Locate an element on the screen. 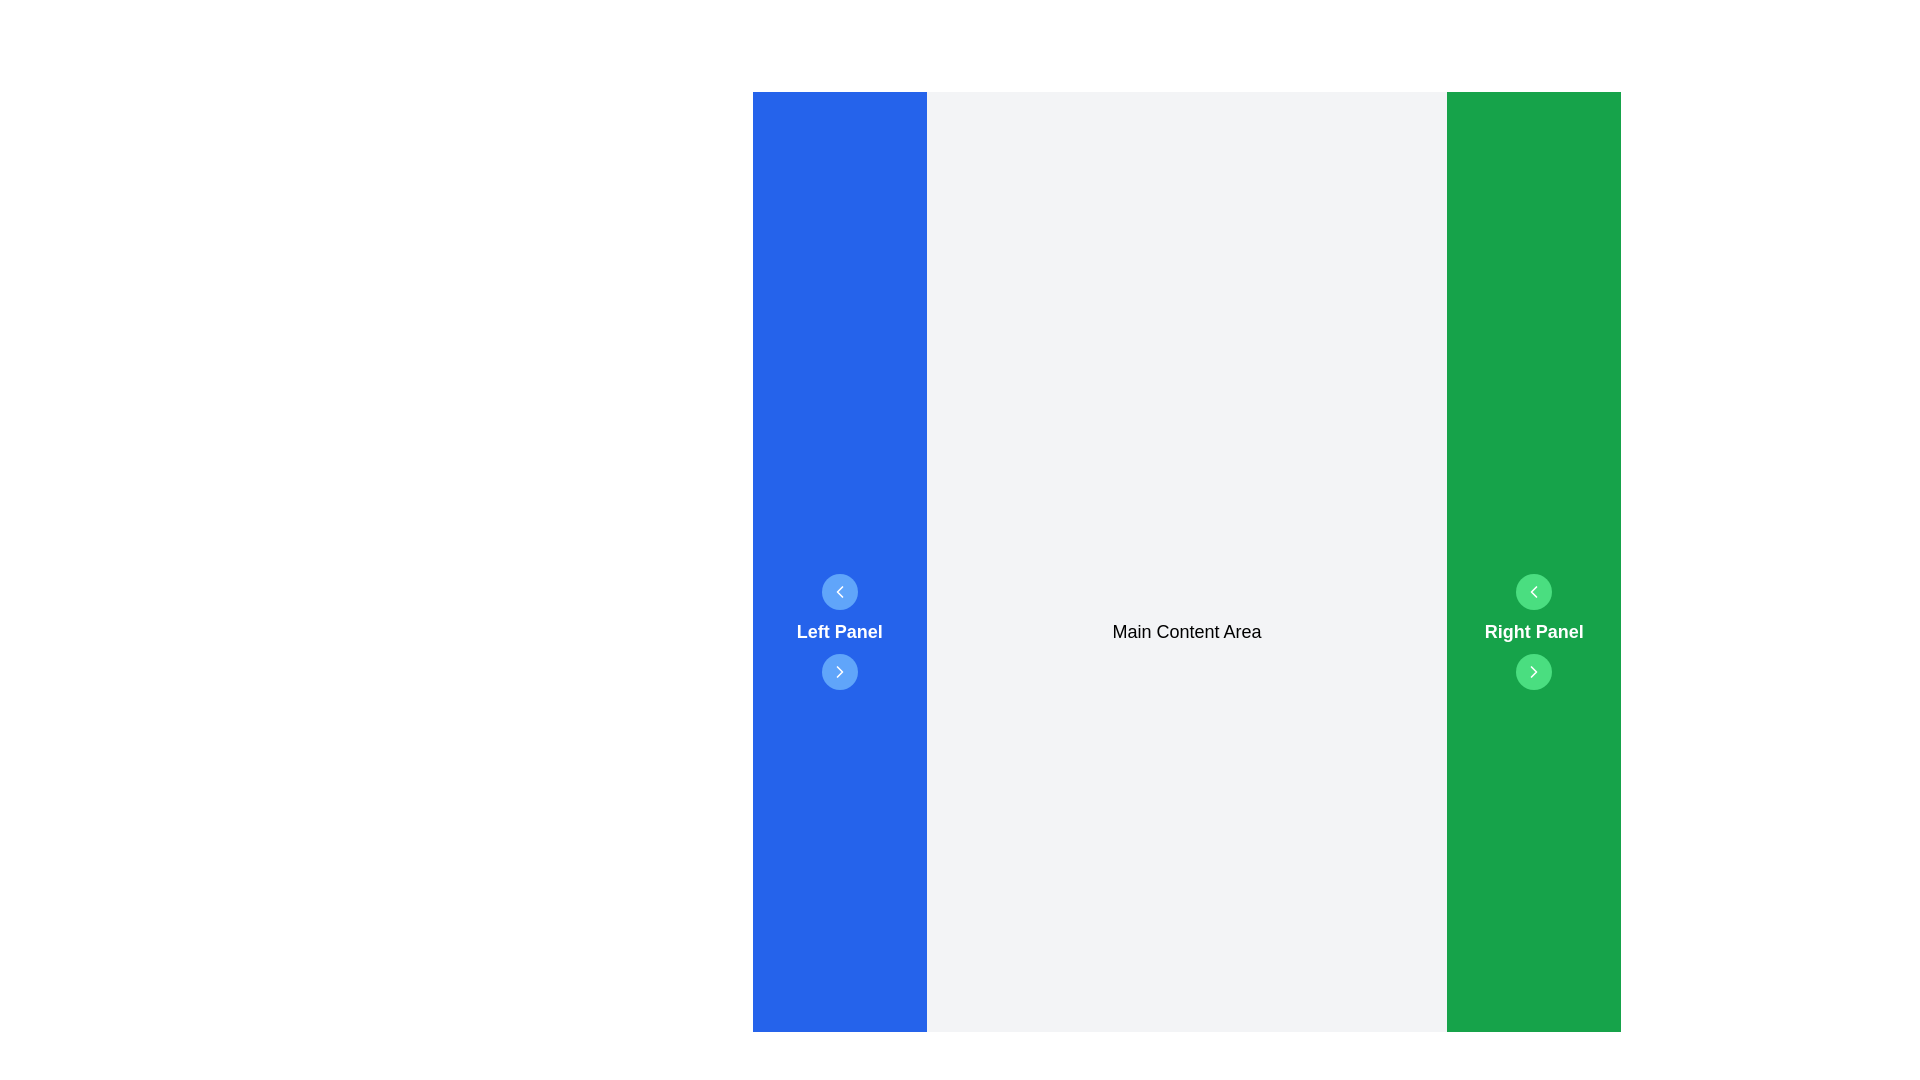 This screenshot has height=1080, width=1920. the first interactive button in the 'Left Panel' section is located at coordinates (839, 590).